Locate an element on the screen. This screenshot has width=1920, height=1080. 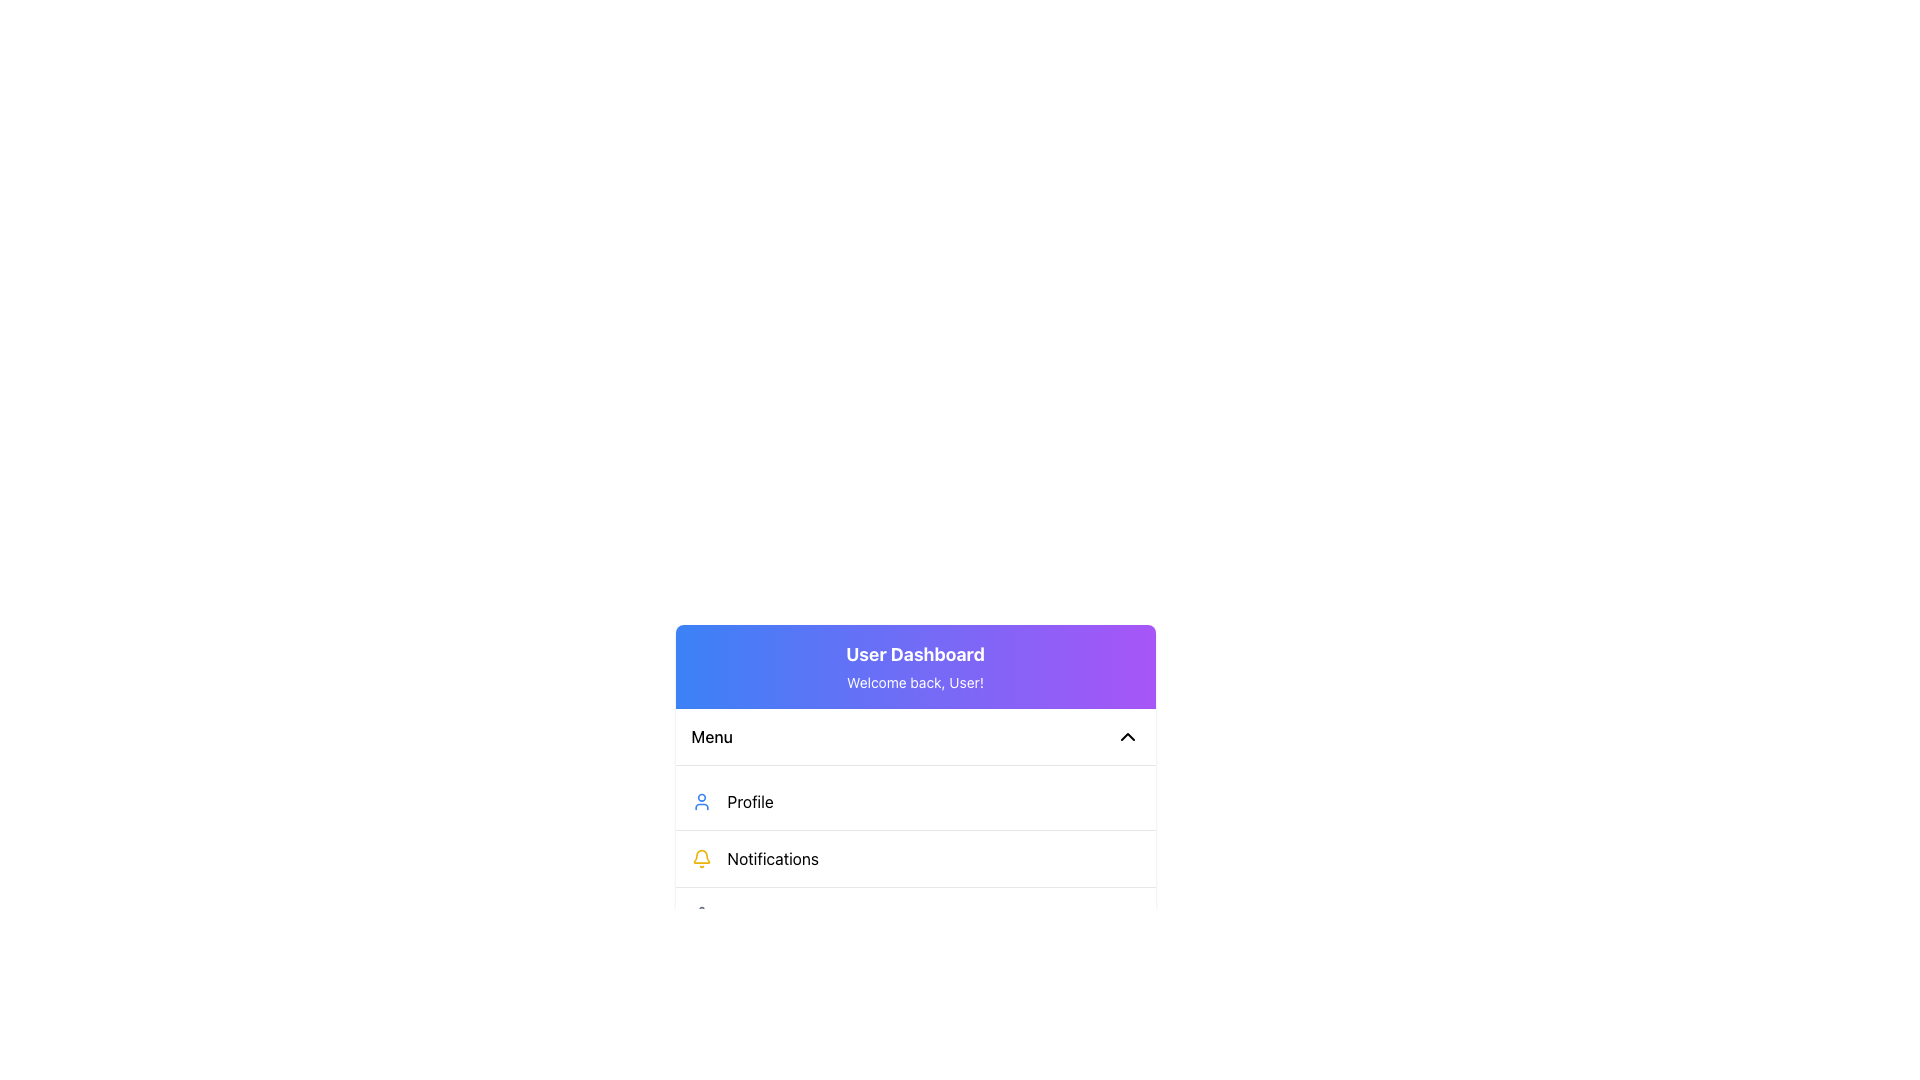
the welcoming text label located below the 'User Dashboard' title in the dashboard area is located at coordinates (914, 681).